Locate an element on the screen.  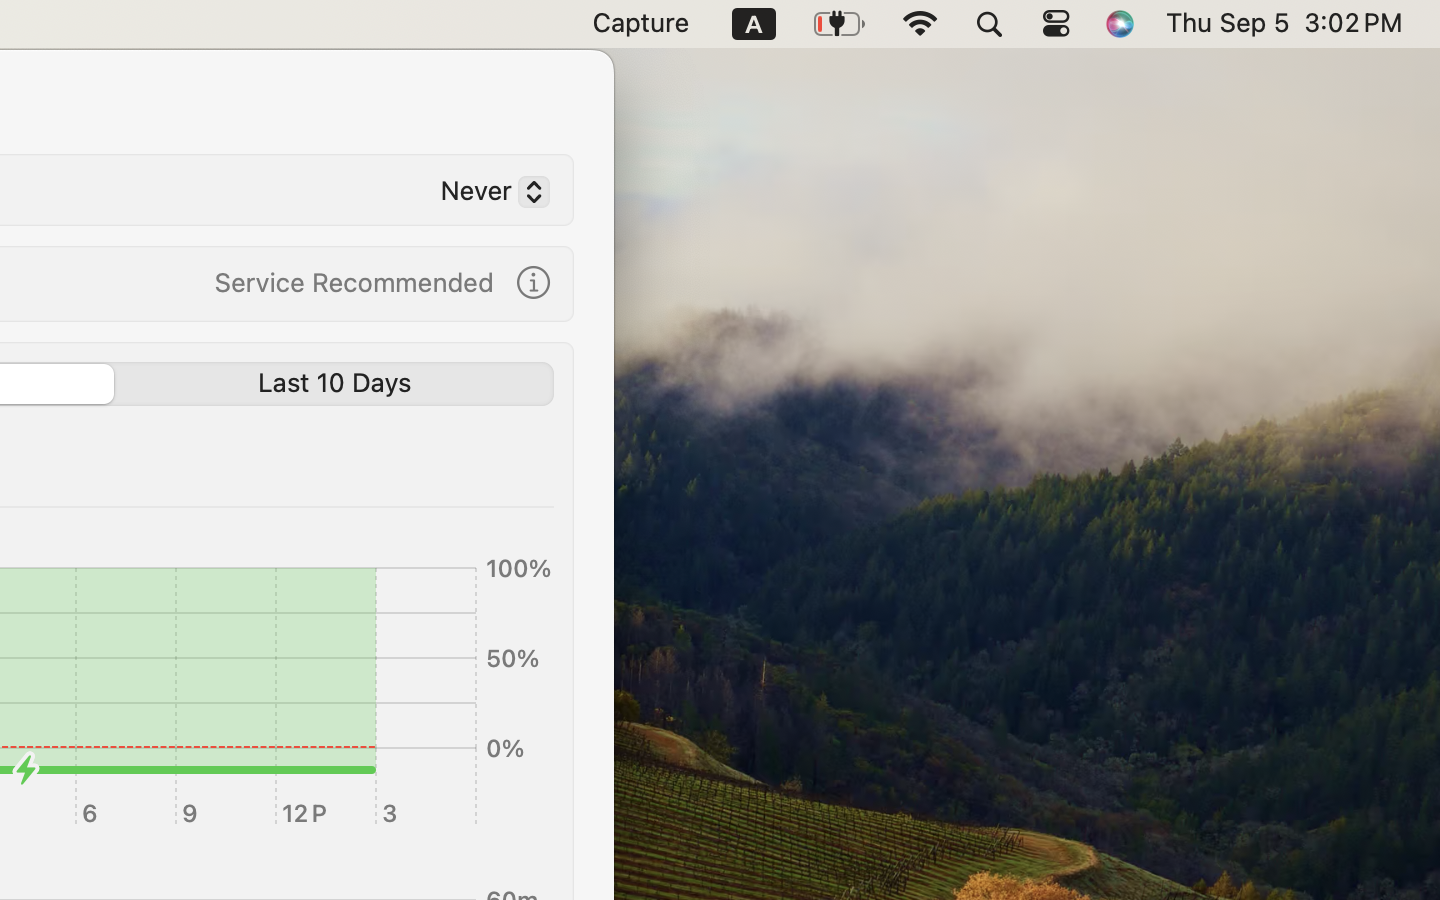
'Service Recommended' is located at coordinates (353, 280).